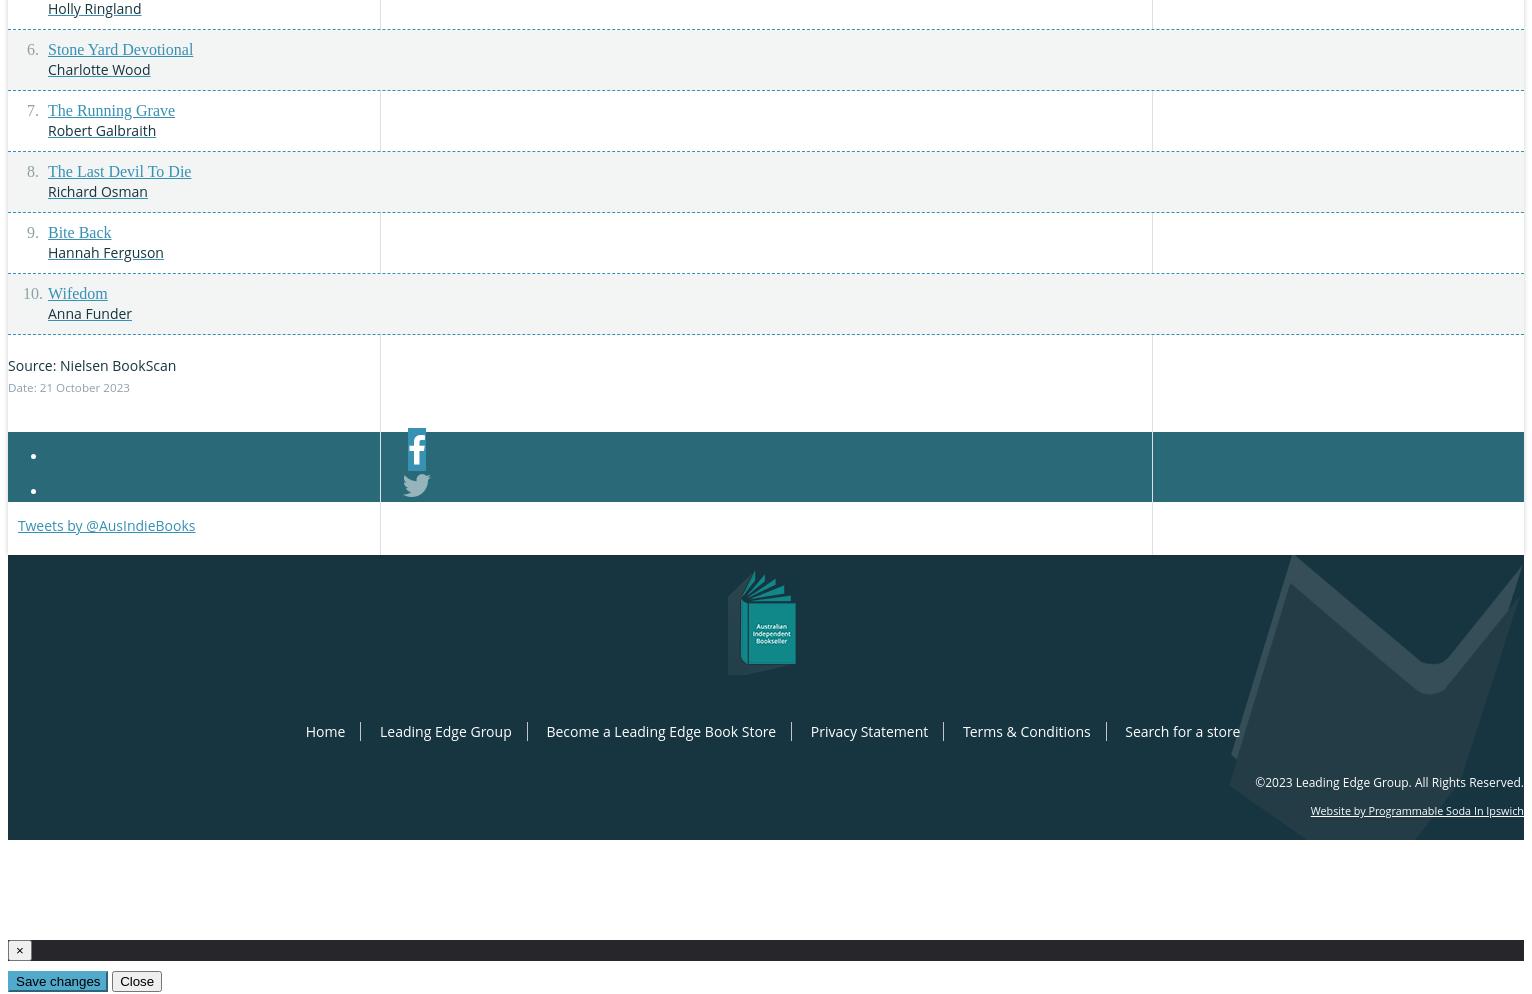  Describe the element at coordinates (96, 189) in the screenshot. I see `'Richard Osman'` at that location.